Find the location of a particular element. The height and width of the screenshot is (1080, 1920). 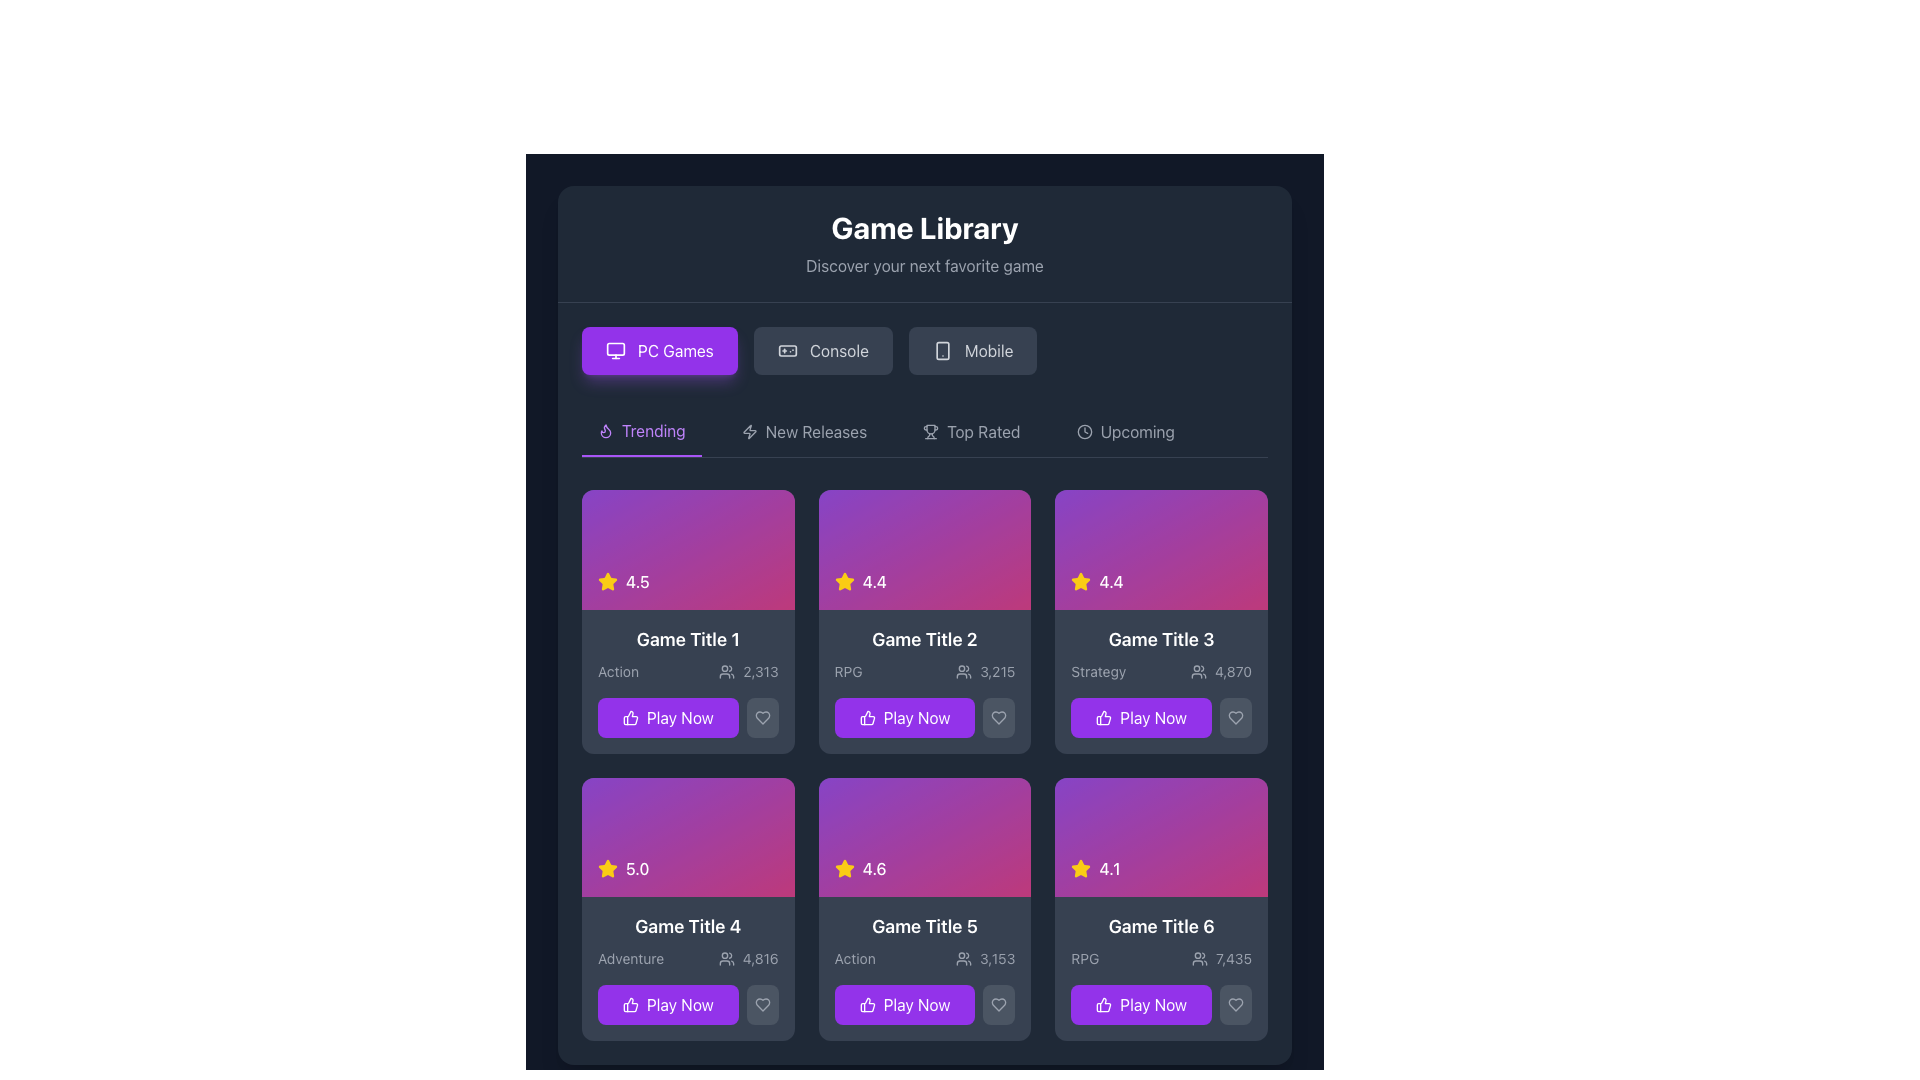

the star rating icon representing a rating of 4.5 stars located in the 'Trending' section of the game library, adjacent to the text displaying '4.5' is located at coordinates (607, 581).